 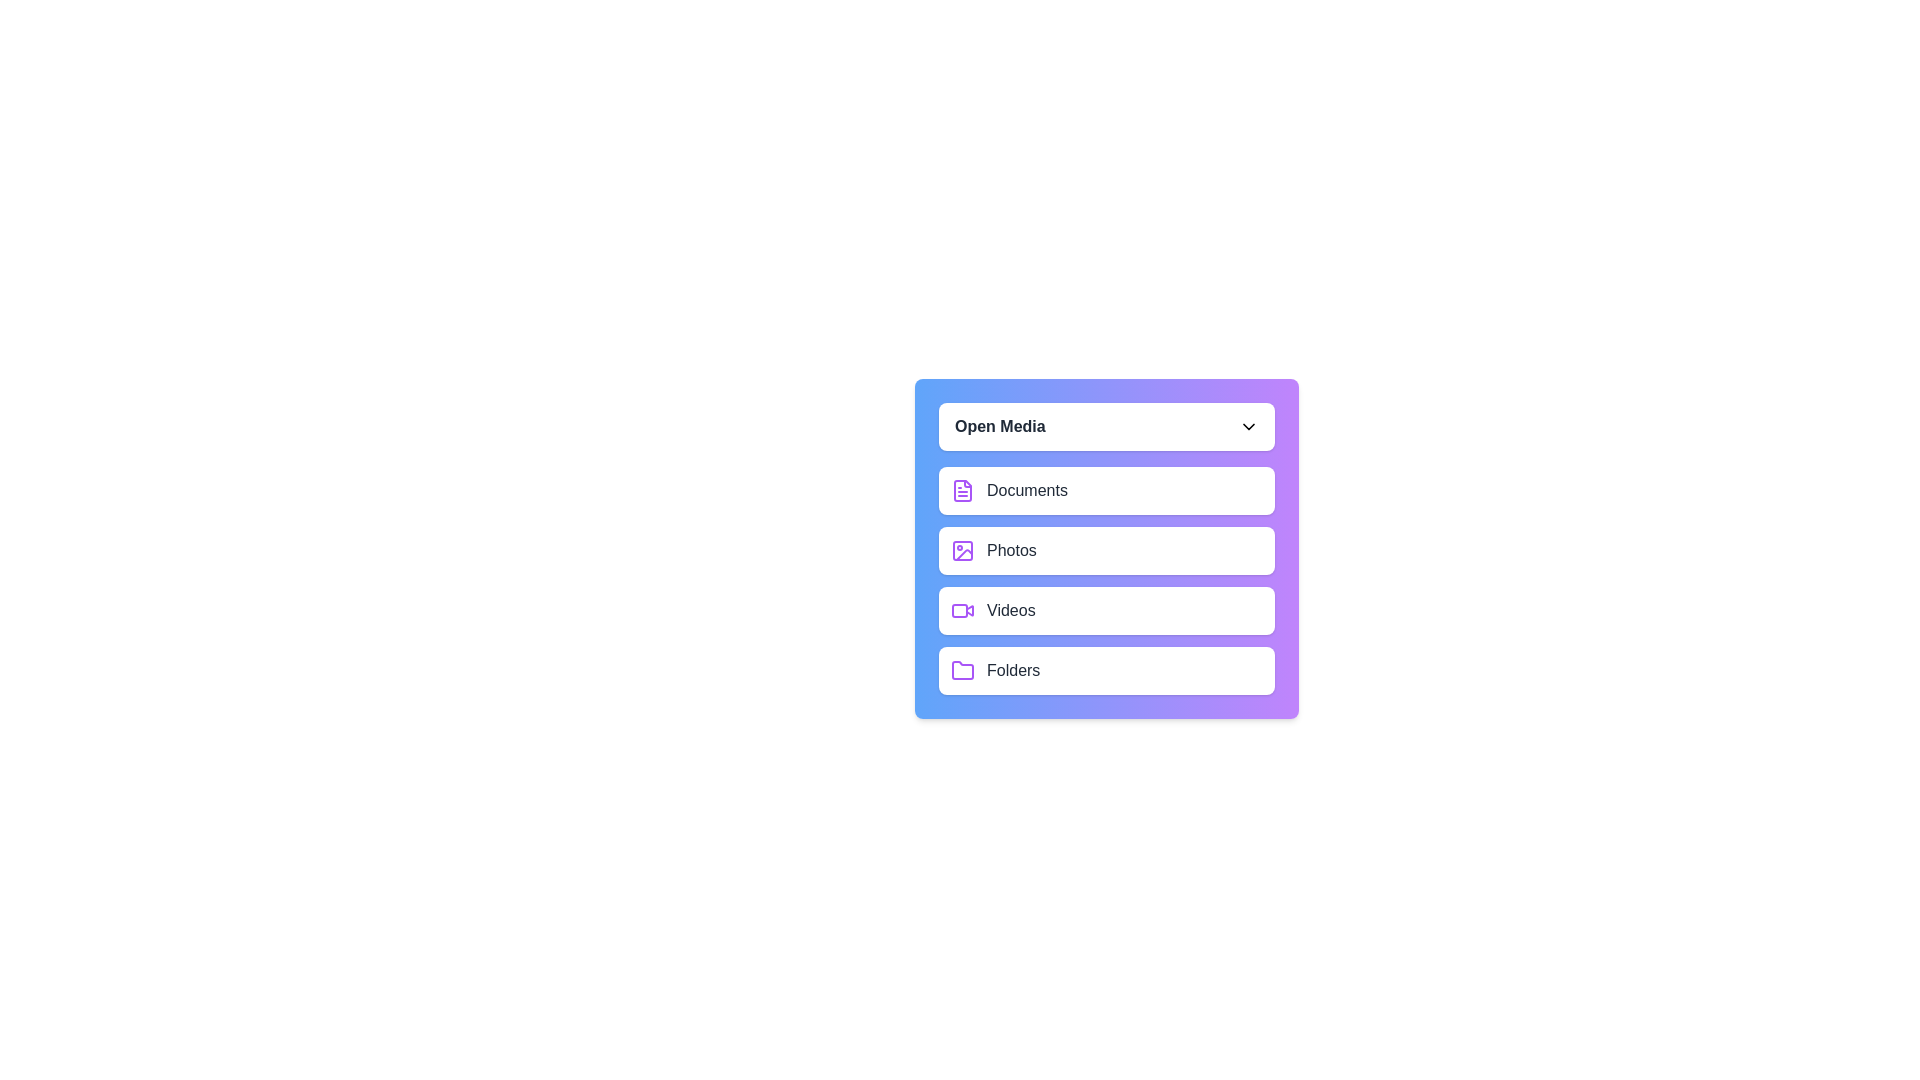 What do you see at coordinates (1106, 551) in the screenshot?
I see `the 'Photos' button located in the 'Open Media' panel, which is directly below the 'Documents' button and above the 'Videos' button` at bounding box center [1106, 551].